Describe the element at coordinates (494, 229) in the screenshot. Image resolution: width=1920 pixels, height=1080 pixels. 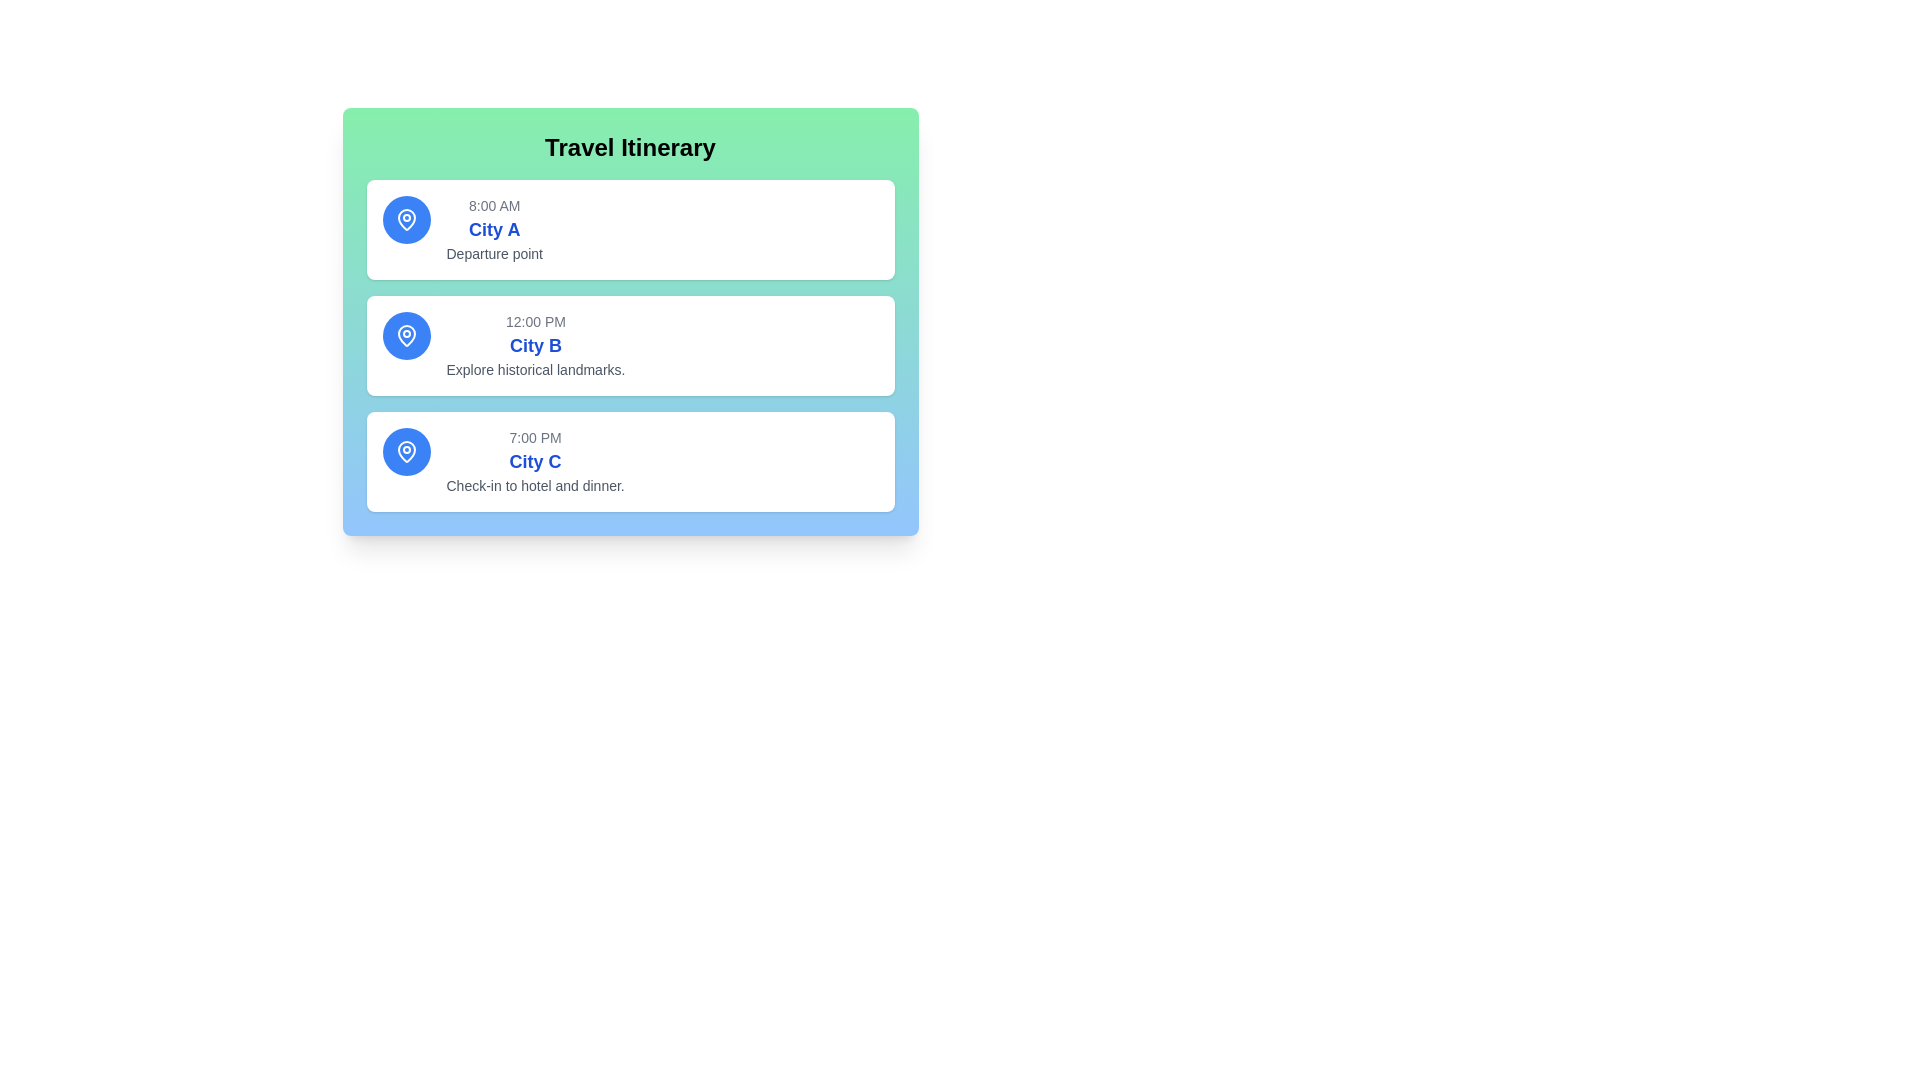
I see `the static text block that provides information about the departure point 'City A' at 8:00 AM, located in the first card under 'Travel Itinerary' and positioned to the right of the blue circular location marker icon` at that location.